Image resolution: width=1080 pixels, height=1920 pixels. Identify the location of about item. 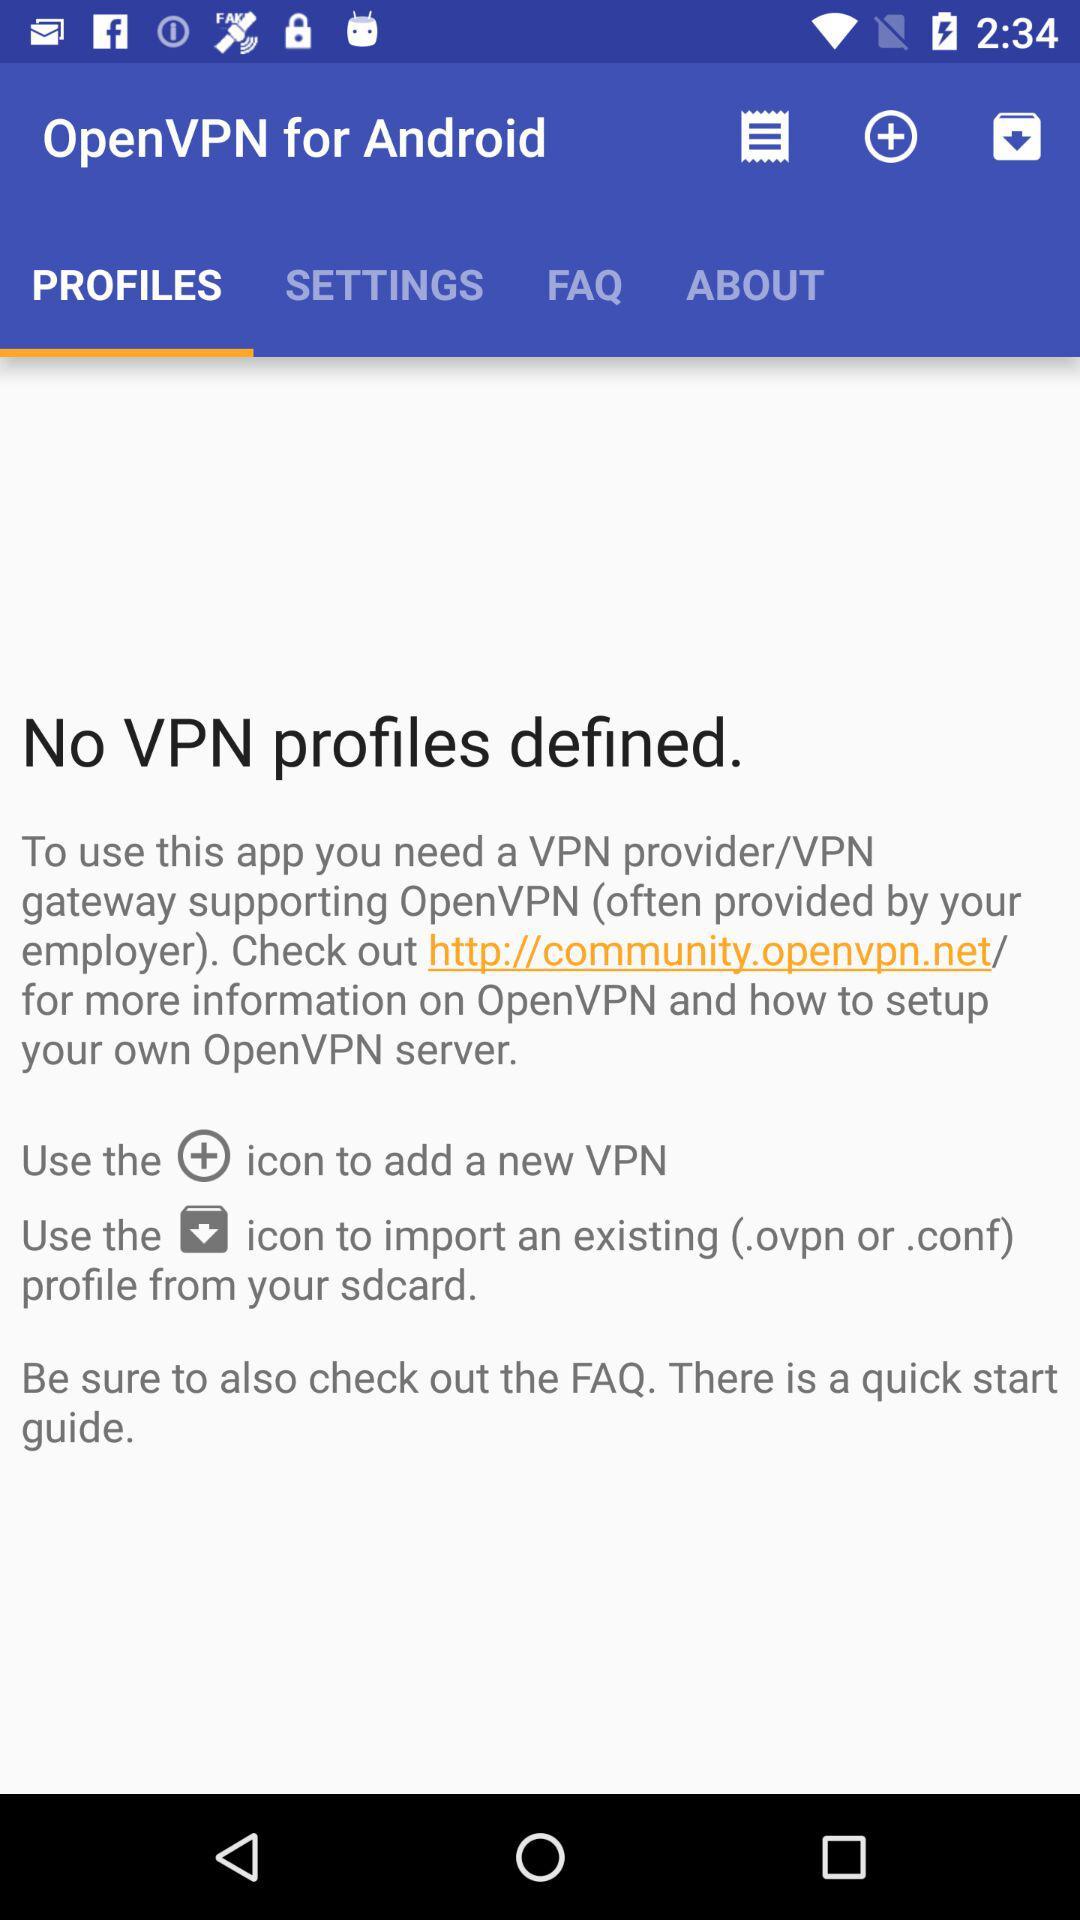
(755, 282).